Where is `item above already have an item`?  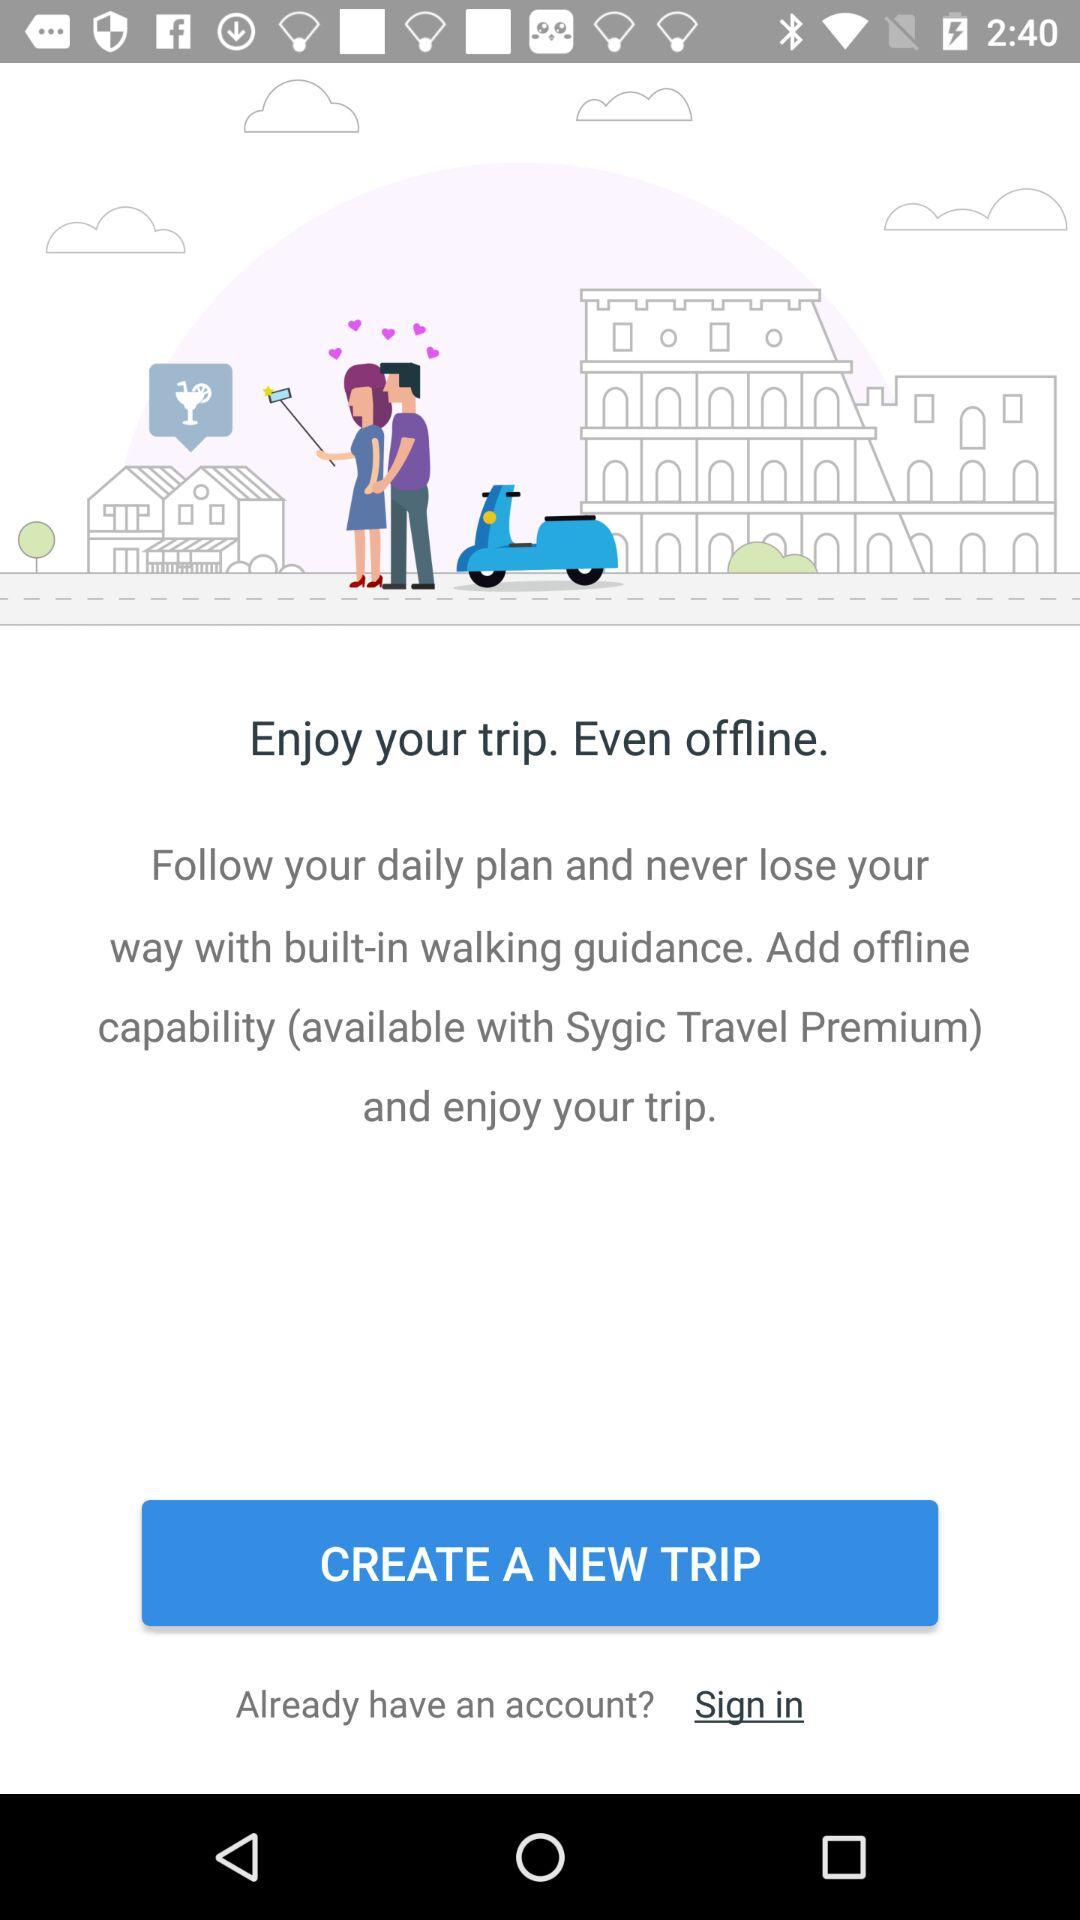
item above already have an item is located at coordinates (540, 1562).